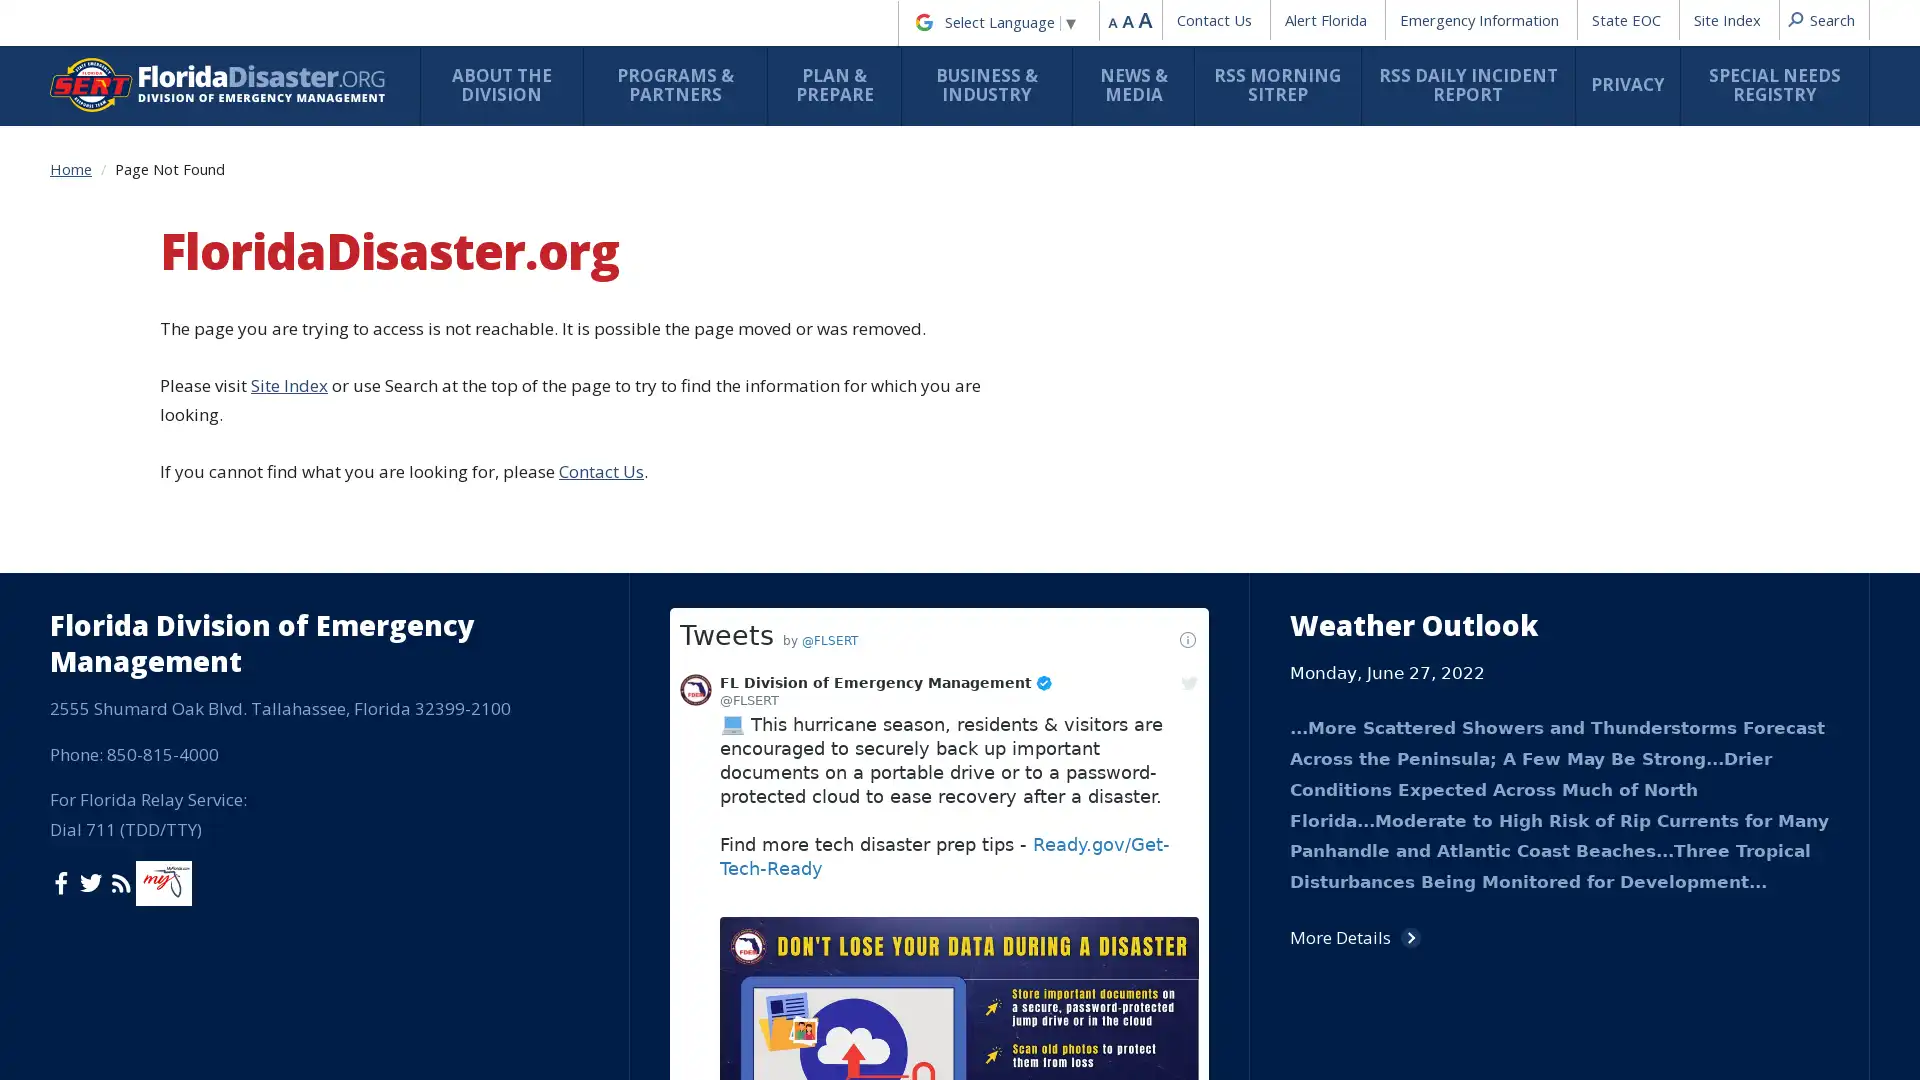 Image resolution: width=1920 pixels, height=1080 pixels. Describe the element at coordinates (1002, 1036) in the screenshot. I see `Toggle More` at that location.